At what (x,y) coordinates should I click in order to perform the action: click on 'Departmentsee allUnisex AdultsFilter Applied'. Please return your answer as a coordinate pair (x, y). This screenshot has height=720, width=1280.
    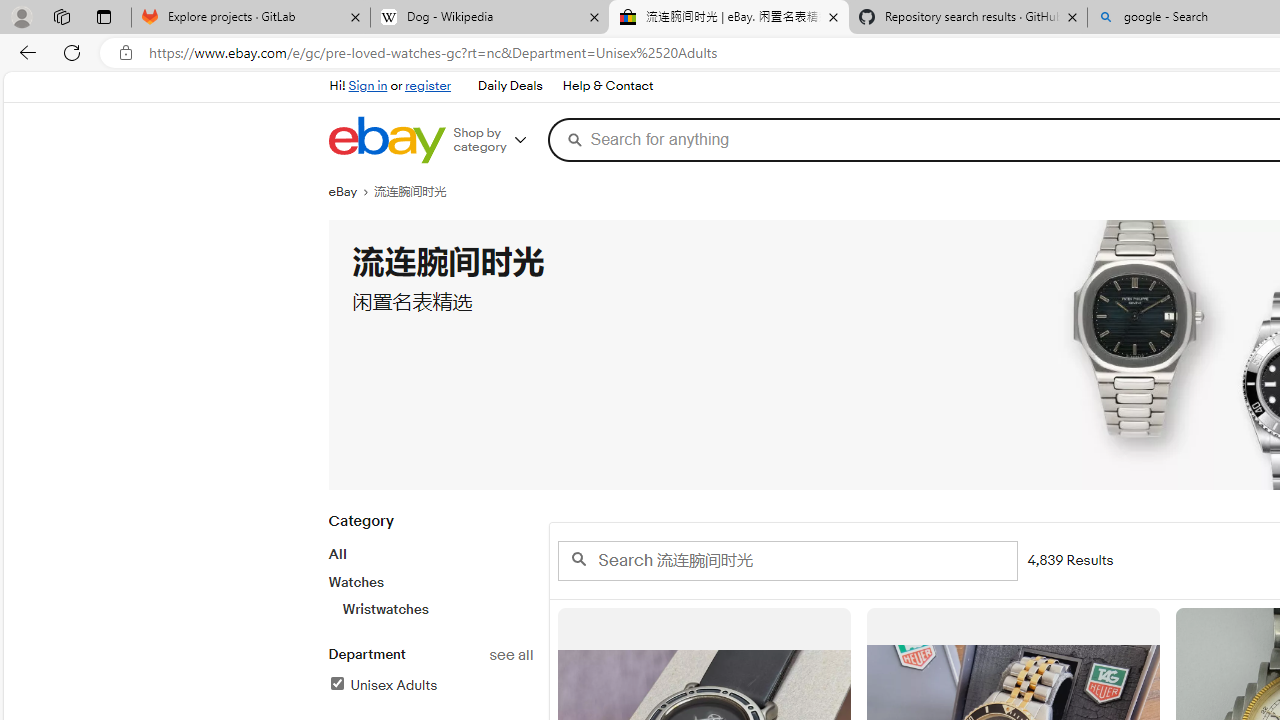
    Looking at the image, I should click on (429, 680).